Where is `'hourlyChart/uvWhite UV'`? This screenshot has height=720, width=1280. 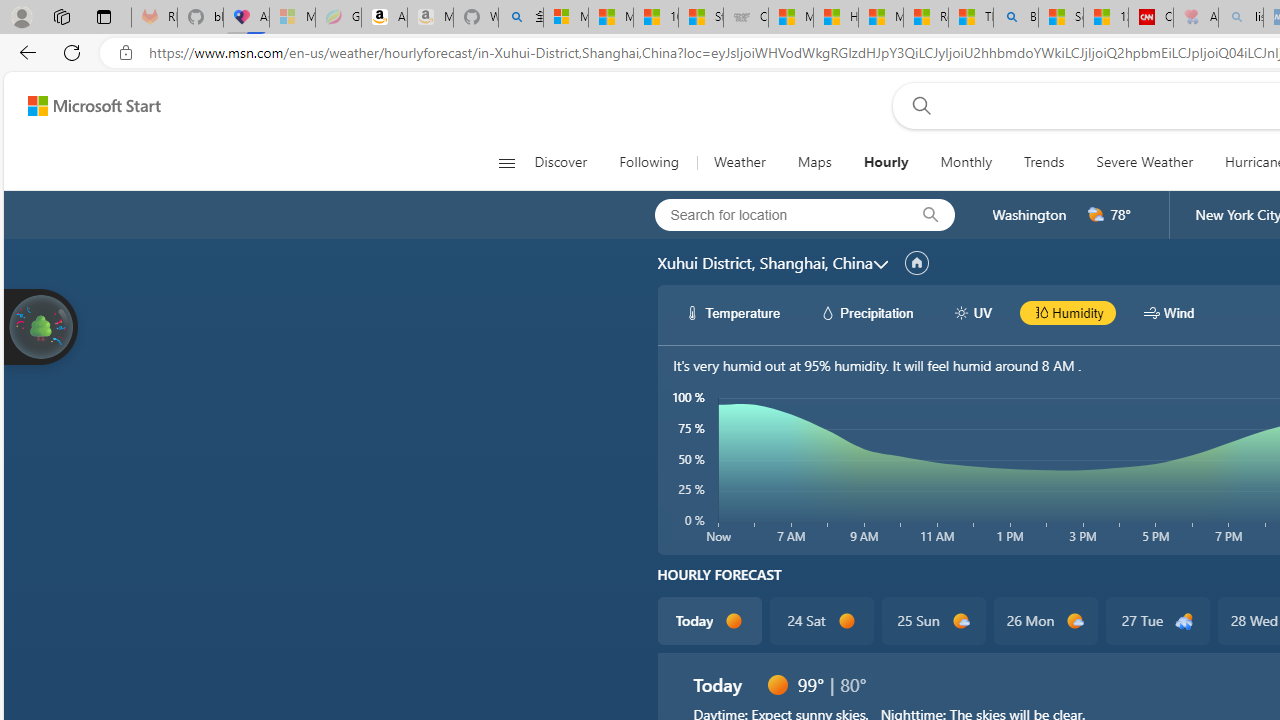 'hourlyChart/uvWhite UV' is located at coordinates (972, 312).